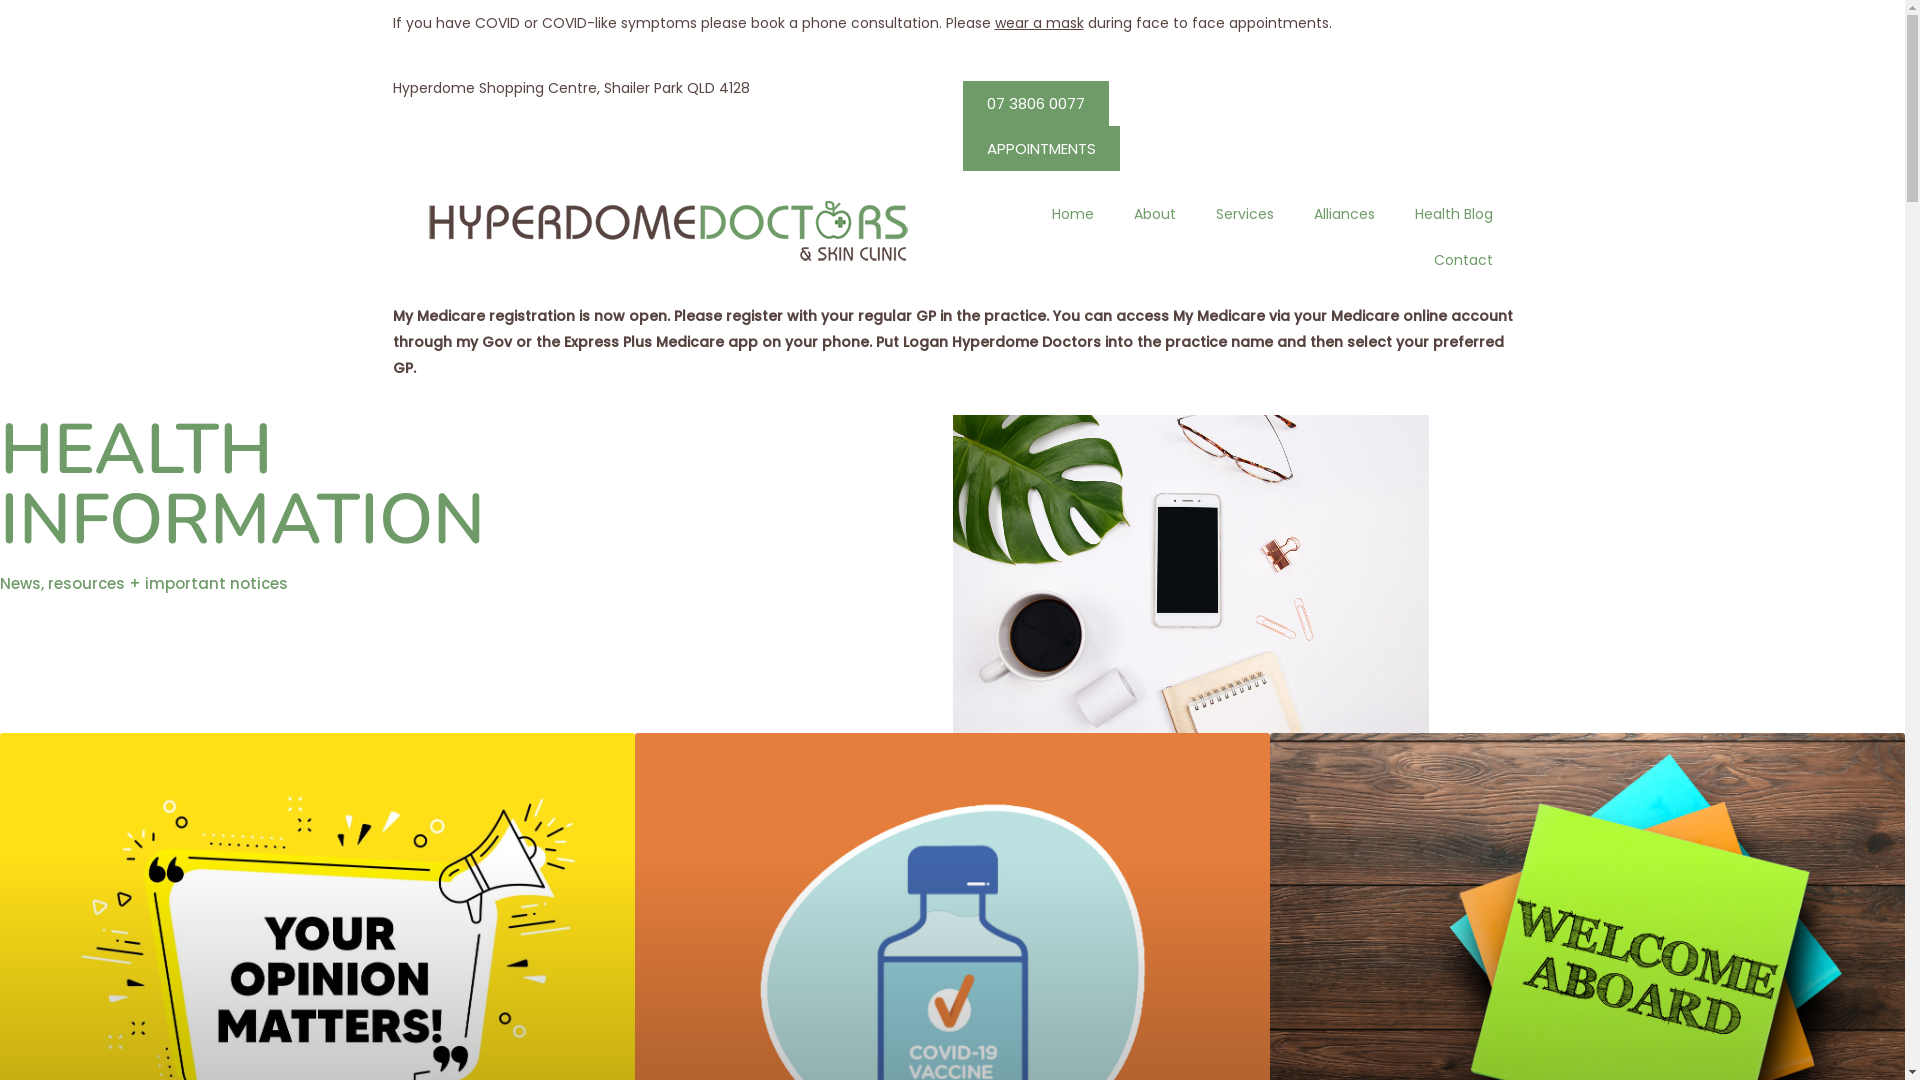 The height and width of the screenshot is (1080, 1920). What do you see at coordinates (1453, 212) in the screenshot?
I see `'Health Blog'` at bounding box center [1453, 212].